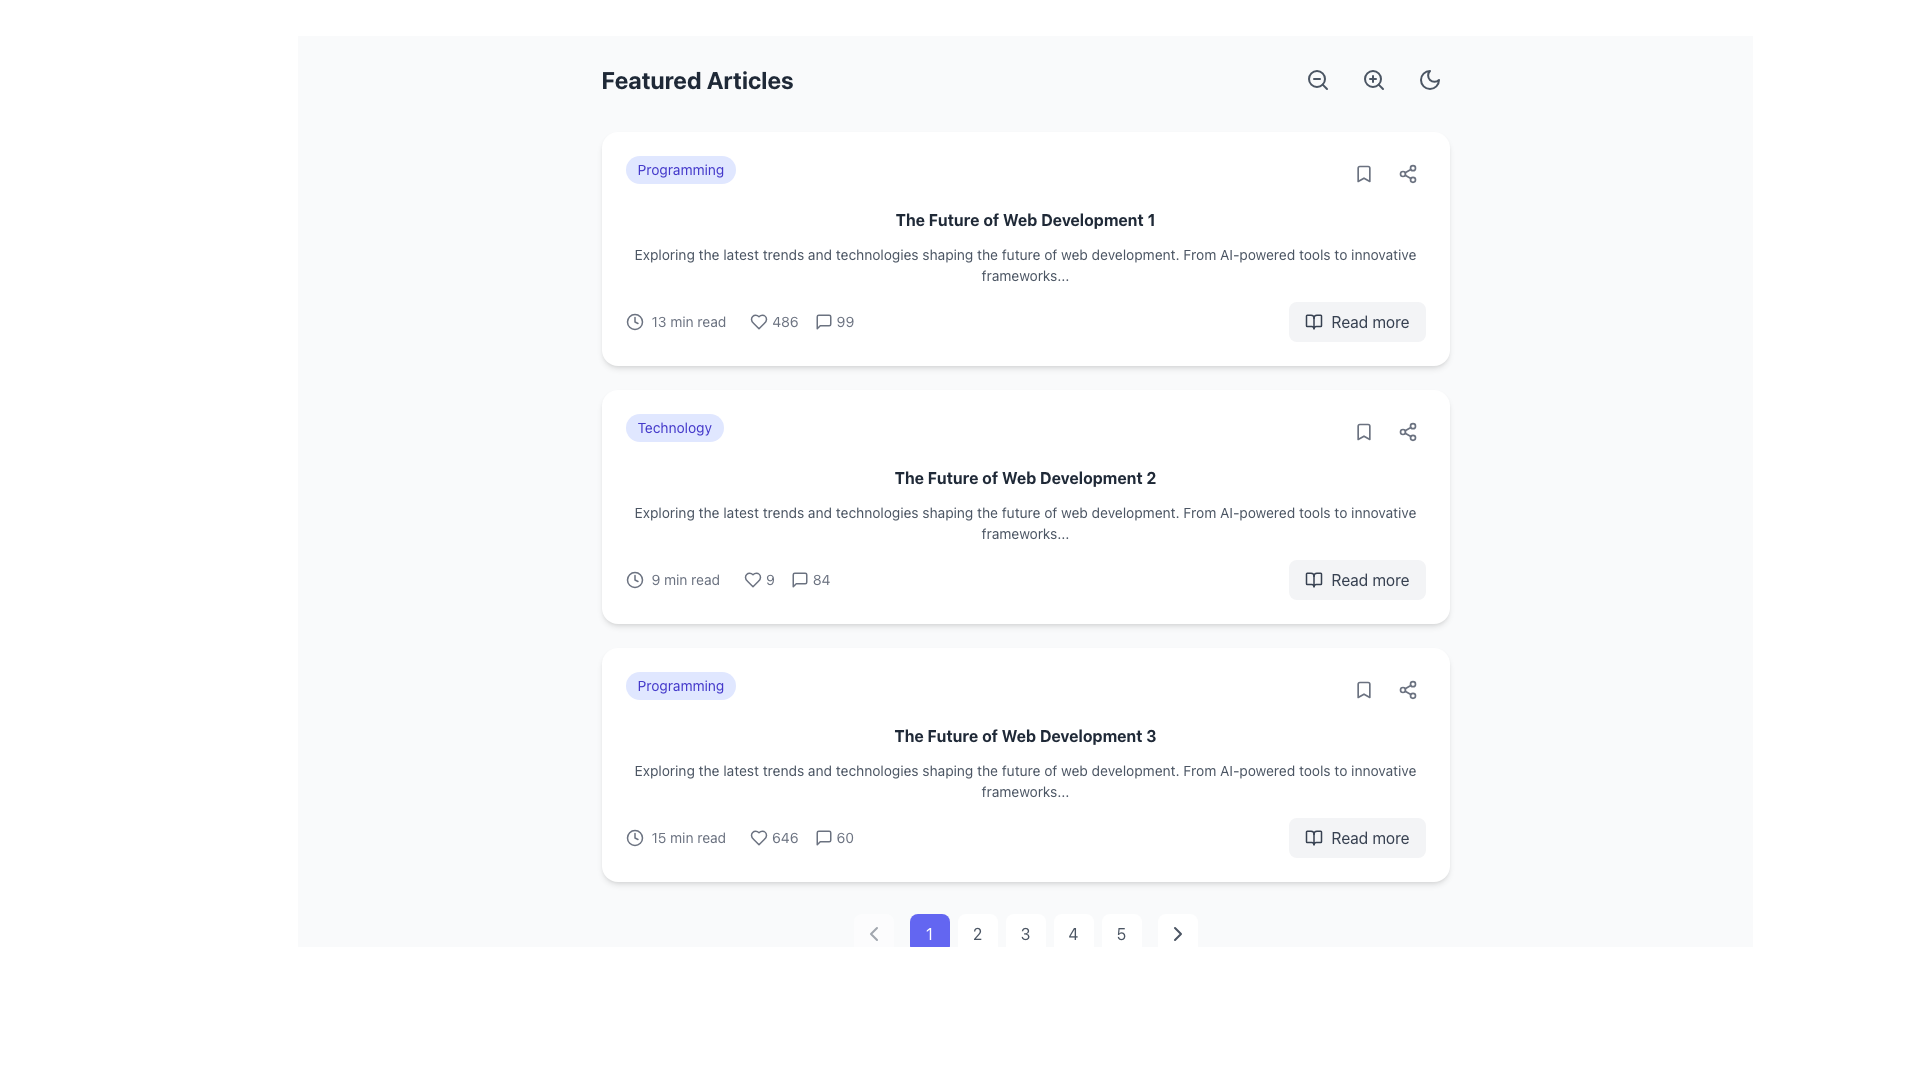  I want to click on the heart icon located in the center-right section of the third card titled 'The Future of Web Development 3', so click(757, 837).